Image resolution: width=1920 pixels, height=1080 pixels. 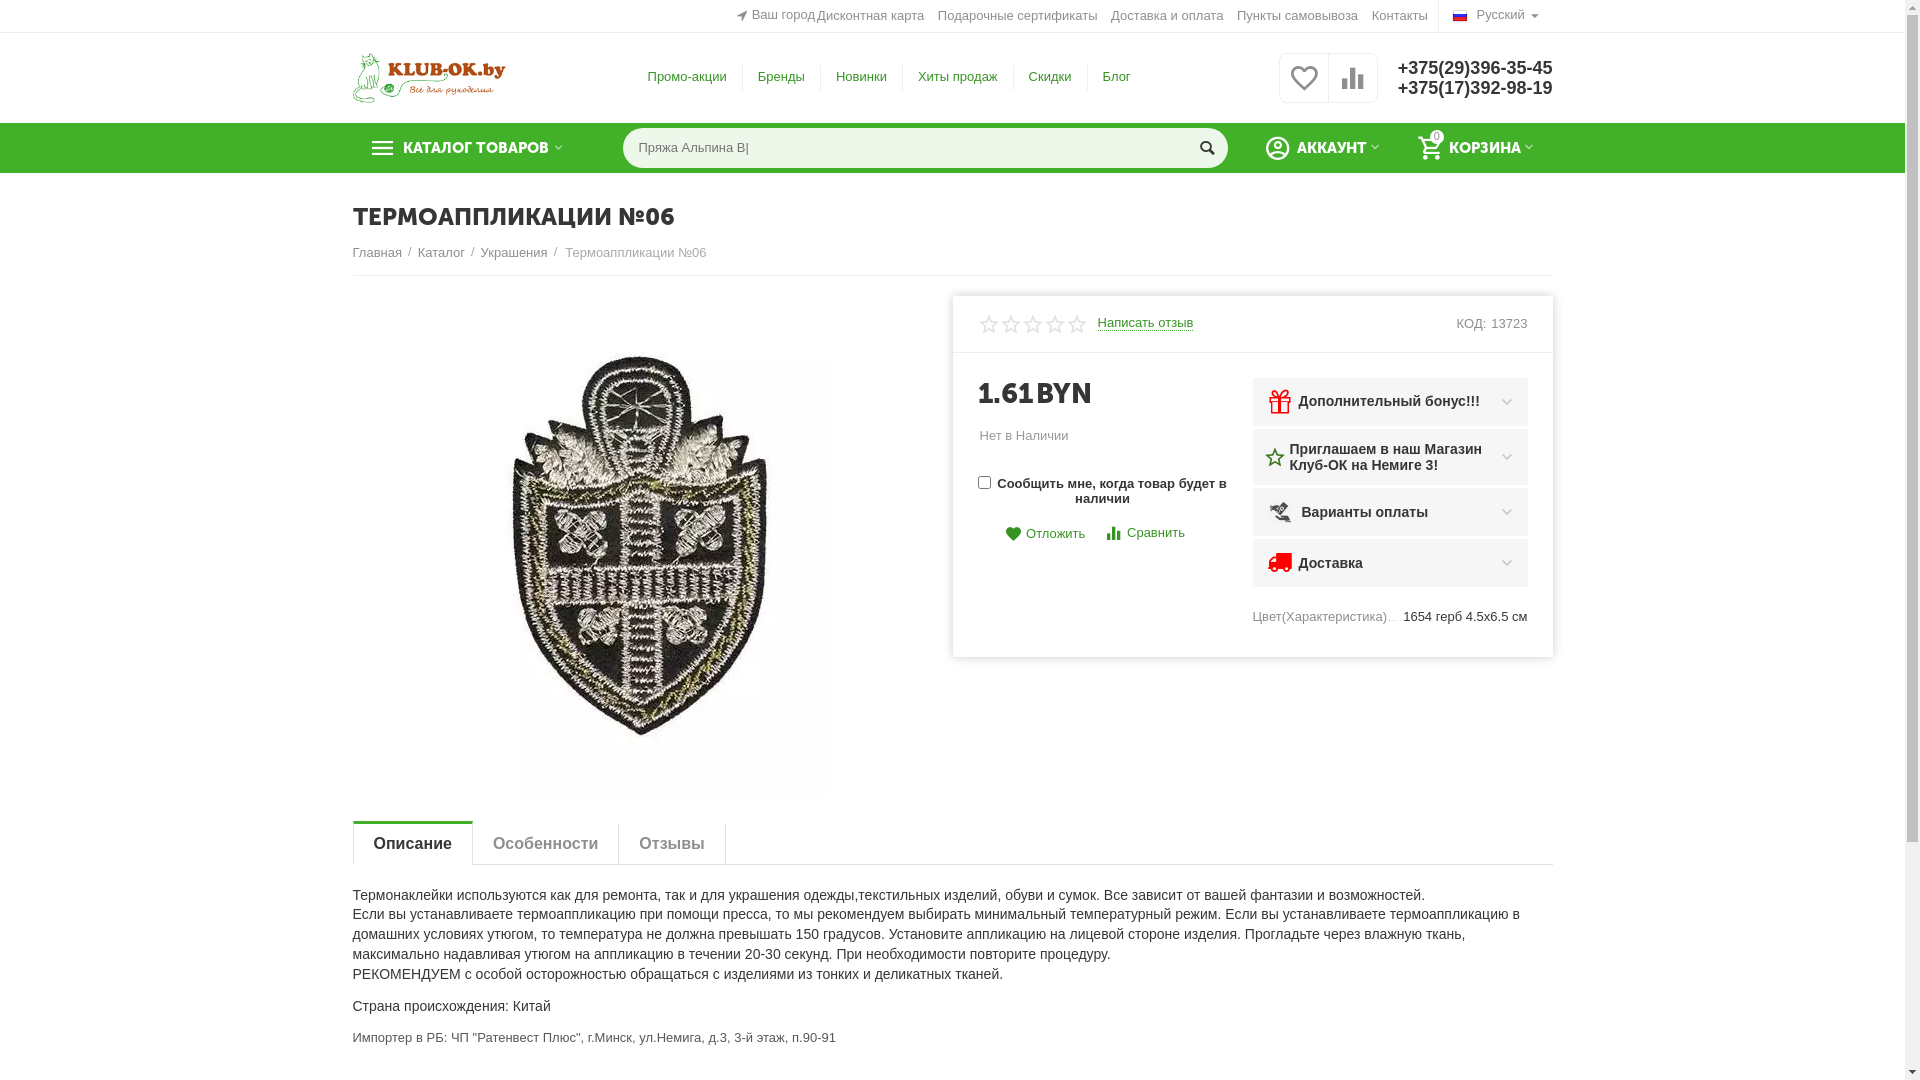 I want to click on 'on', so click(x=984, y=482).